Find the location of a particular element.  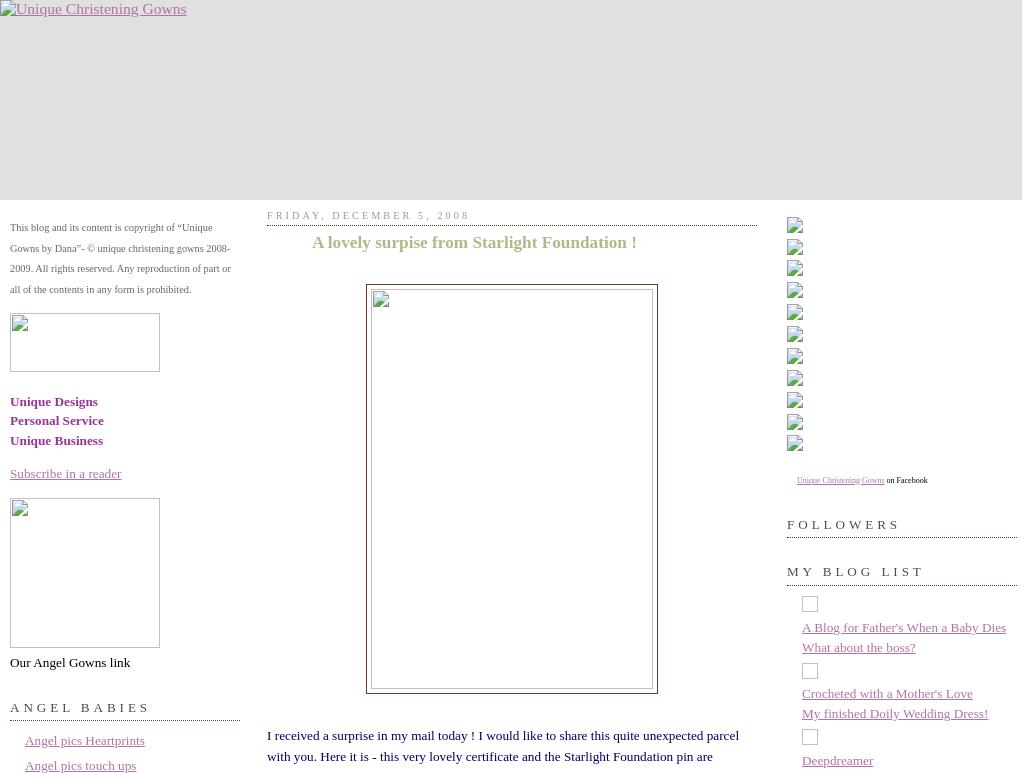

'Personal Service' is located at coordinates (55, 419).